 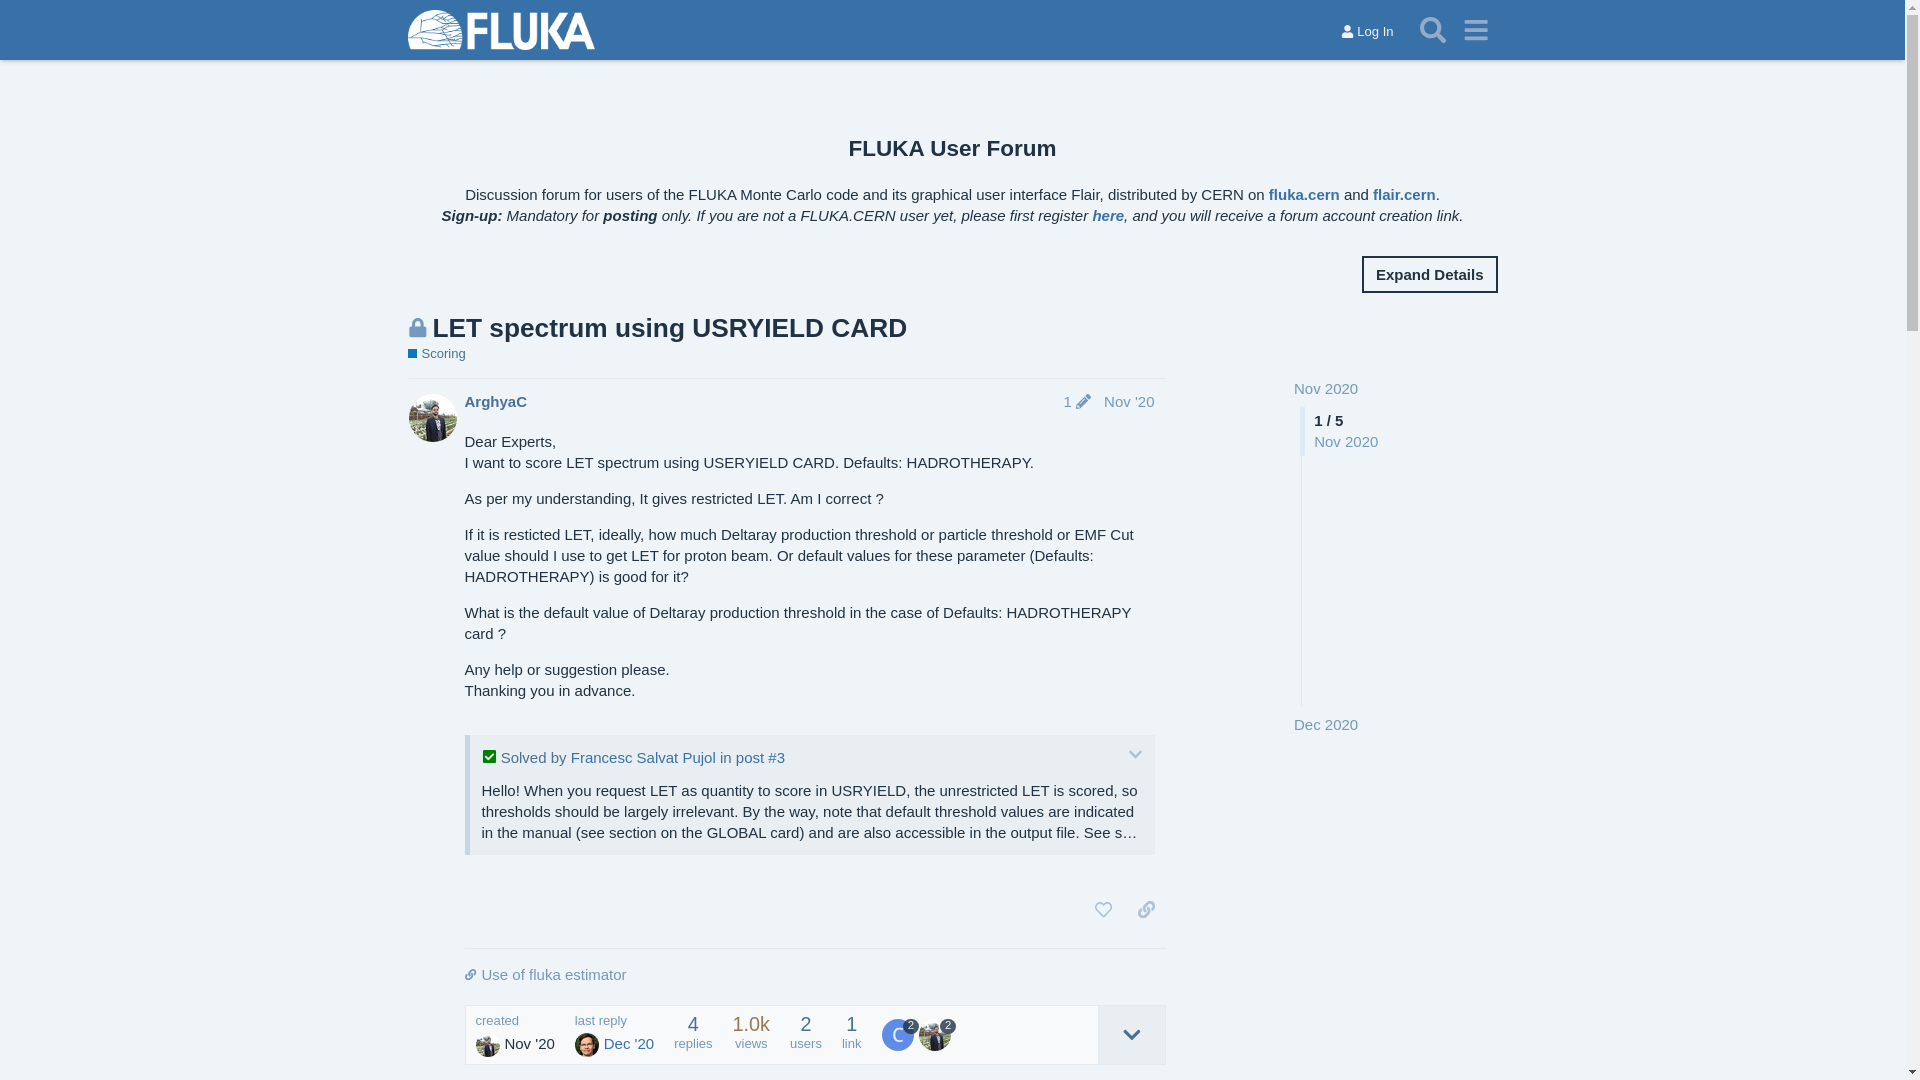 I want to click on 'expand/collapse', so click(x=1135, y=754).